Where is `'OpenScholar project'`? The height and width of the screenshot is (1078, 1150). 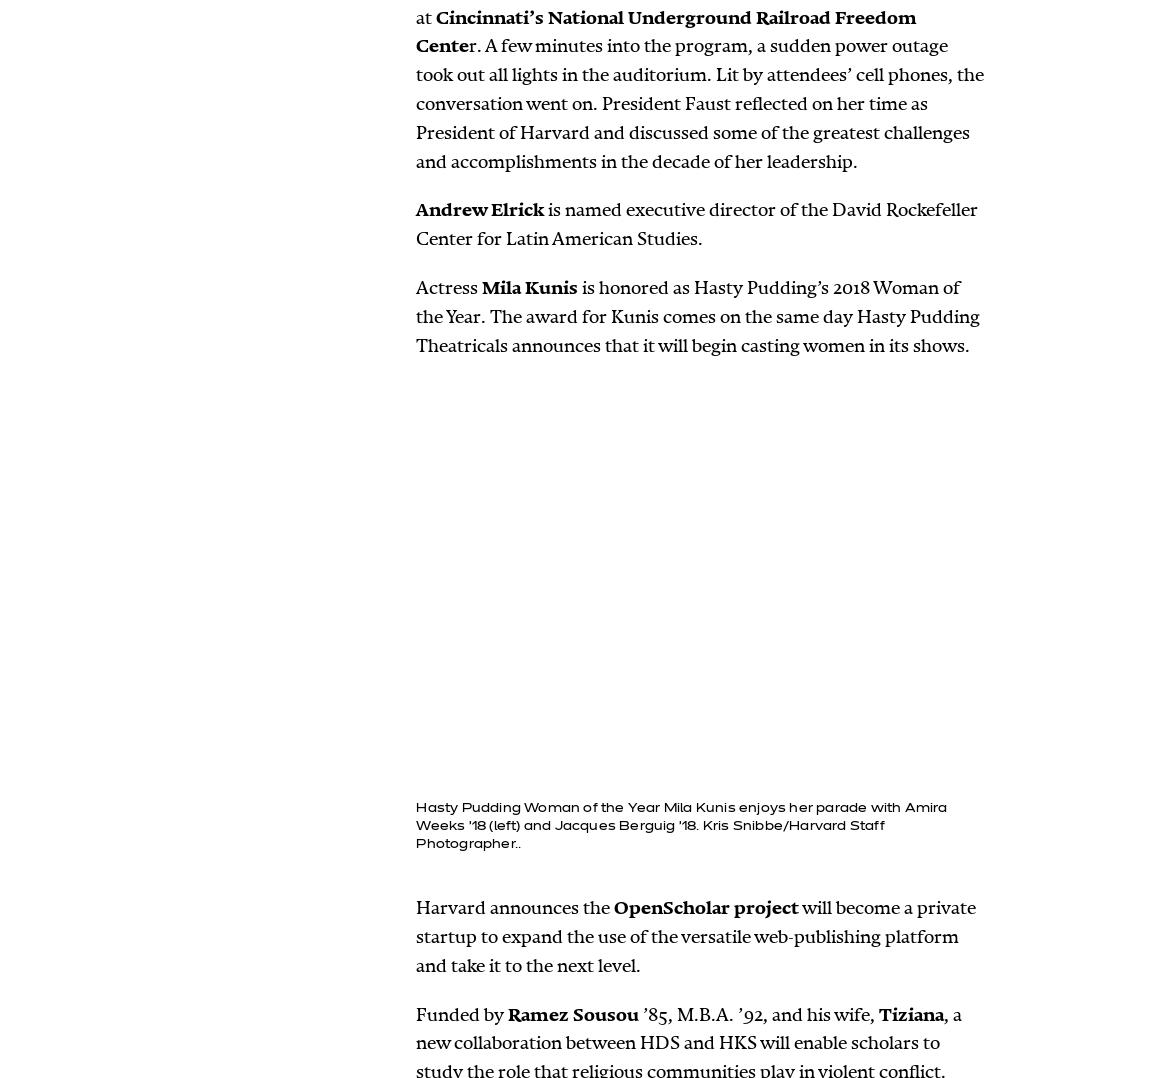 'OpenScholar project' is located at coordinates (705, 907).